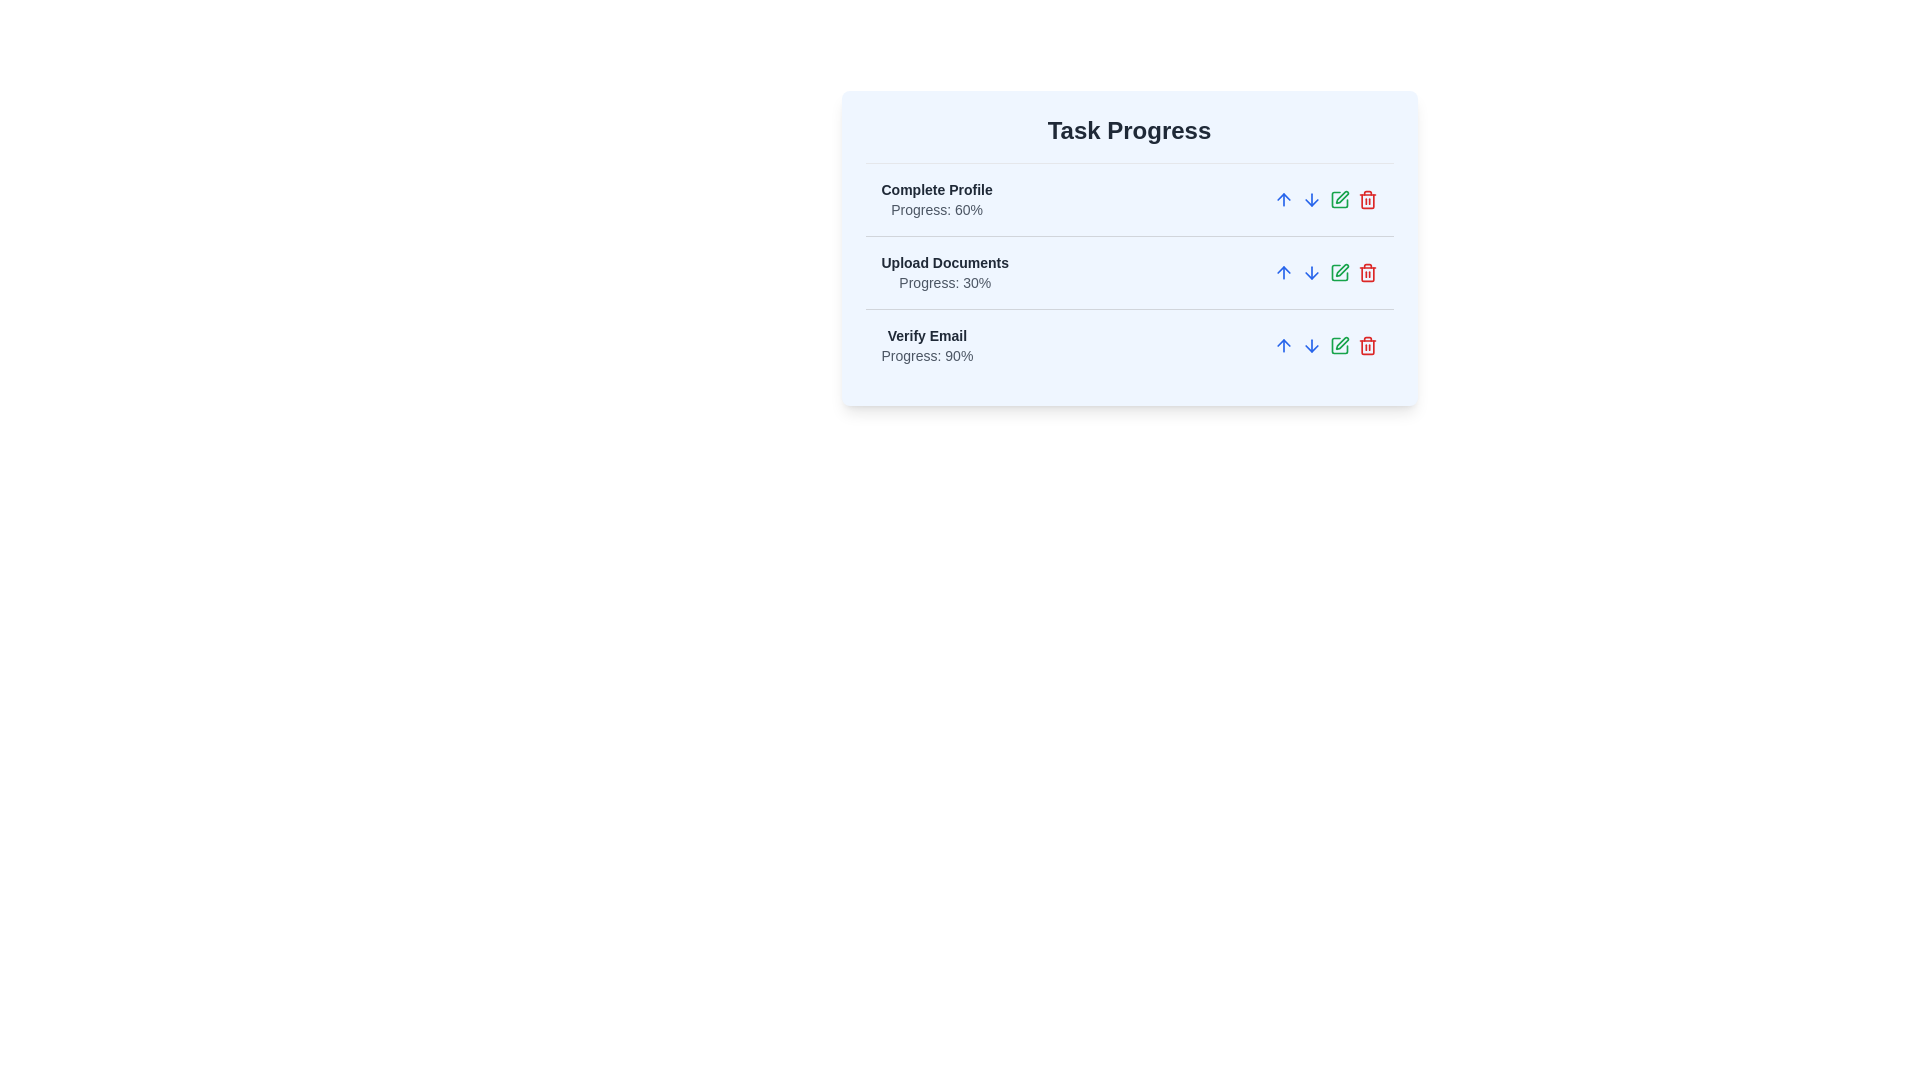  What do you see at coordinates (1283, 345) in the screenshot?
I see `the first icon in the bottom row of action buttons for the 'Verify Email' task to increase its priority` at bounding box center [1283, 345].